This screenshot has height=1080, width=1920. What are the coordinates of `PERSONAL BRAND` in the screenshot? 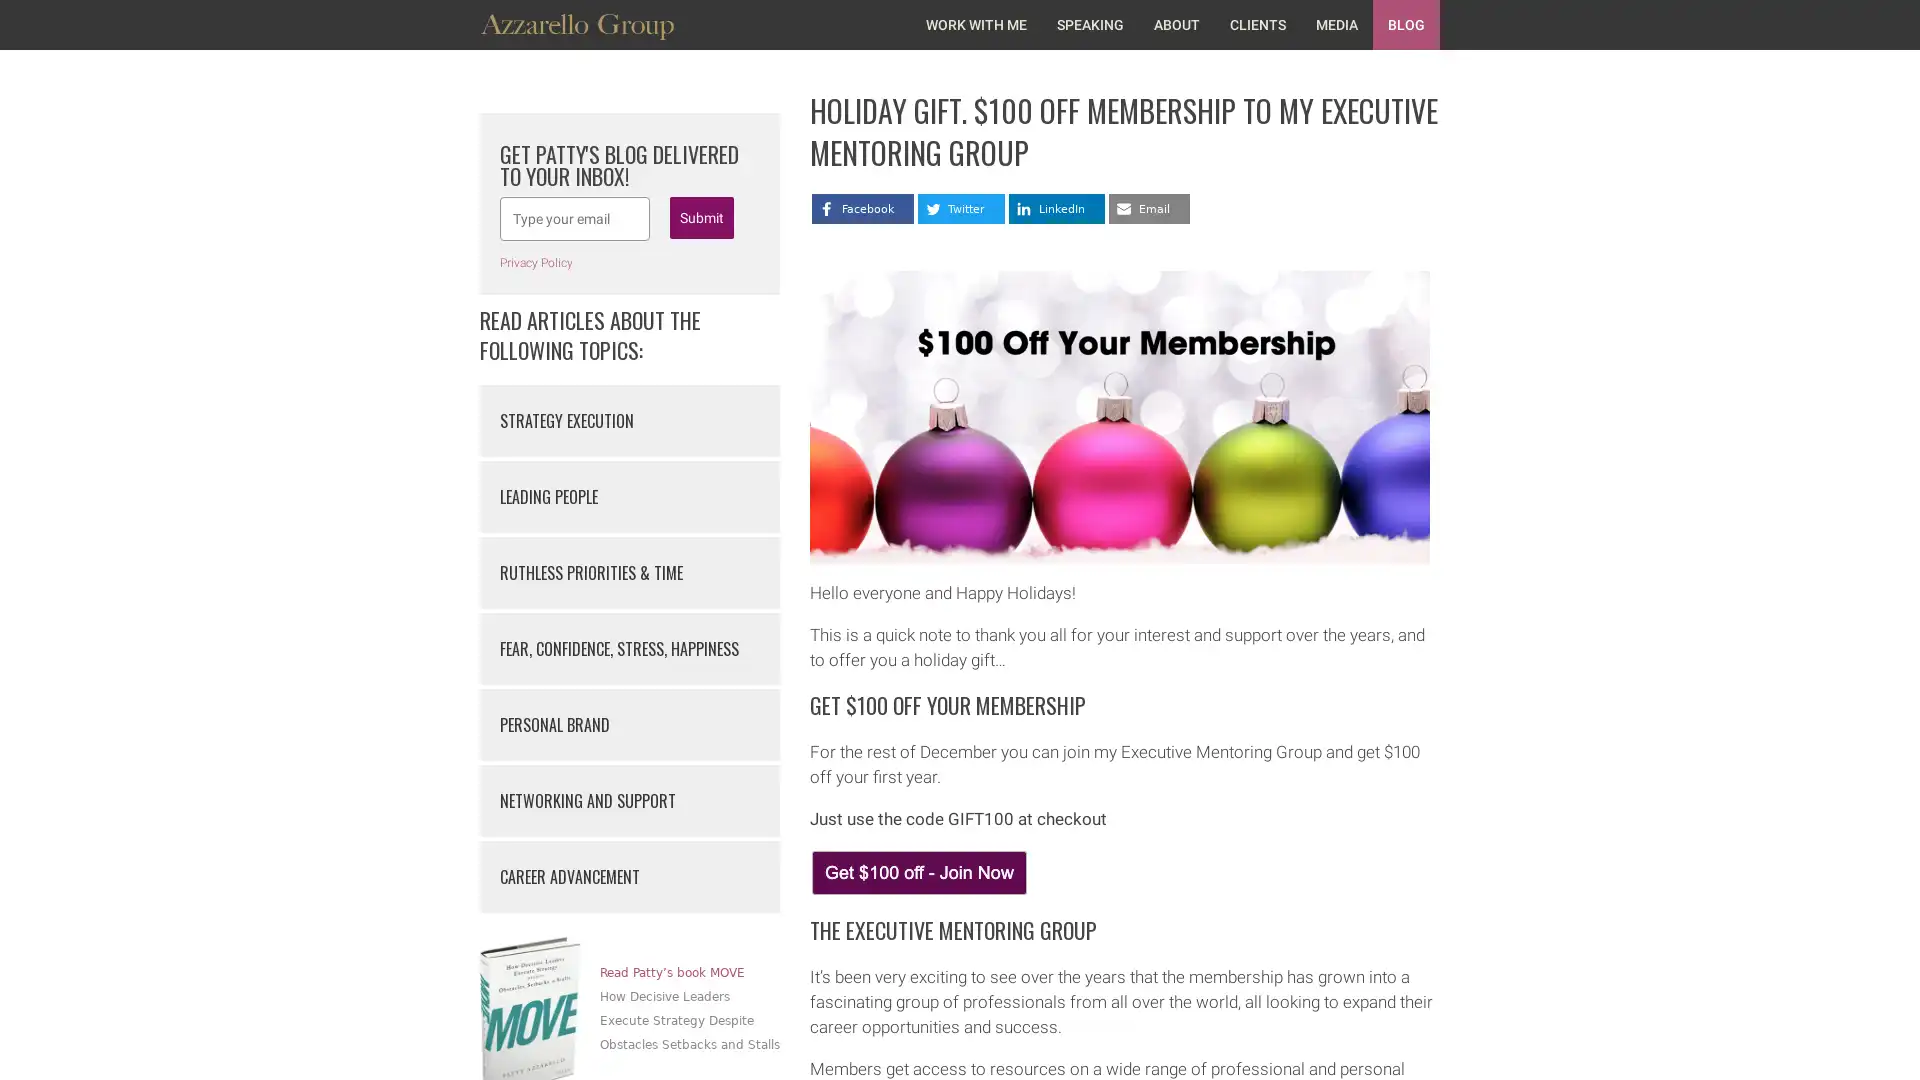 It's located at (628, 725).